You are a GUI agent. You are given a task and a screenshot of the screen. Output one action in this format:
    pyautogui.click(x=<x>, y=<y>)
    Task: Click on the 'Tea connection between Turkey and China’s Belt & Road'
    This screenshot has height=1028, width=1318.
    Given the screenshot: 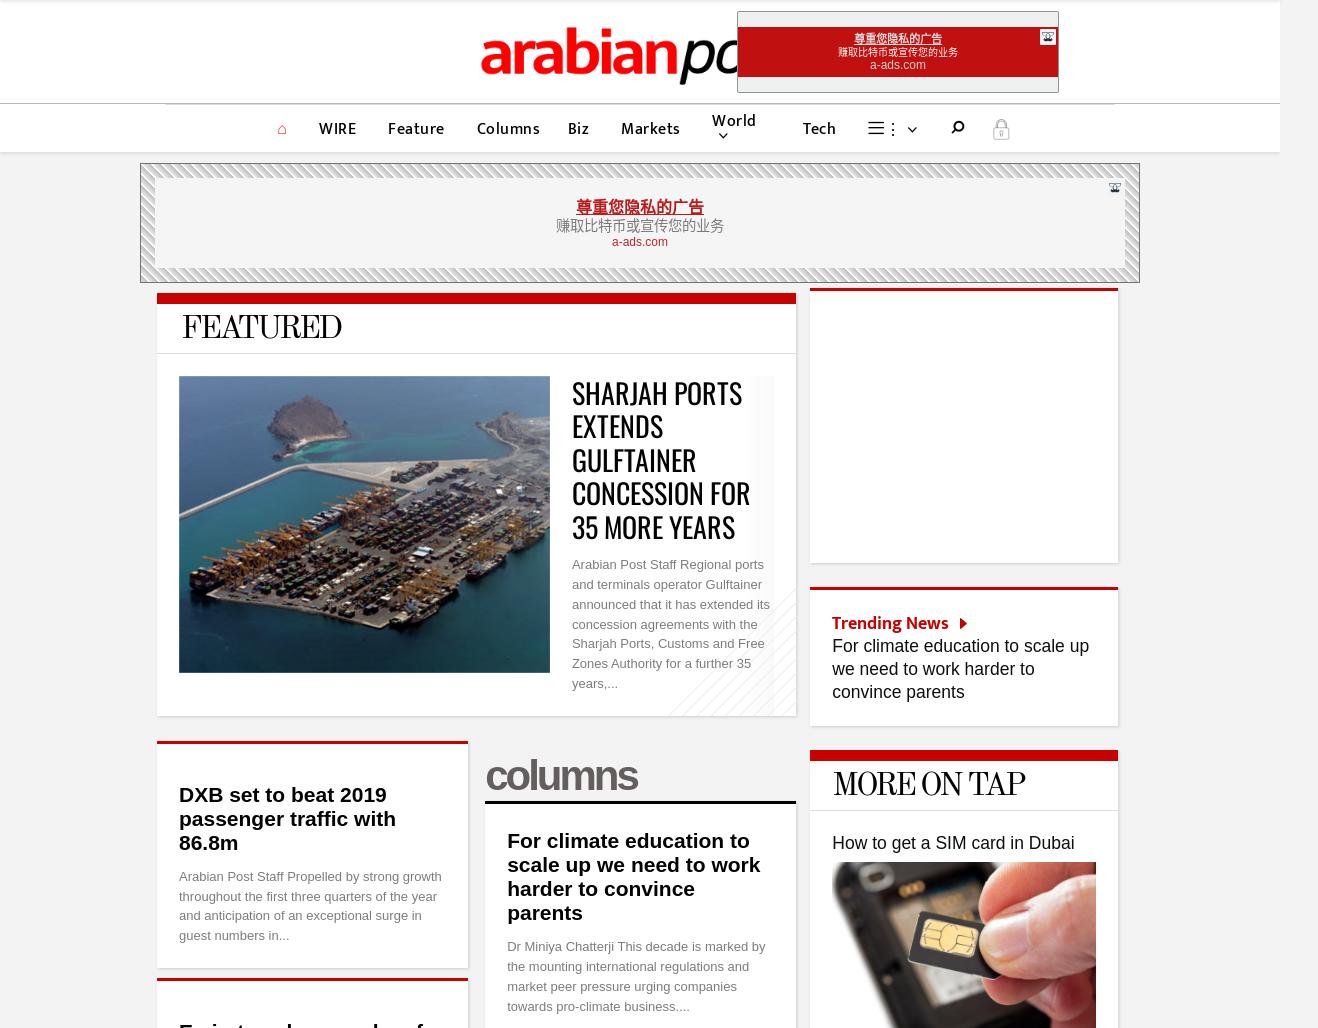 What is the action you would take?
    pyautogui.click(x=974, y=657)
    